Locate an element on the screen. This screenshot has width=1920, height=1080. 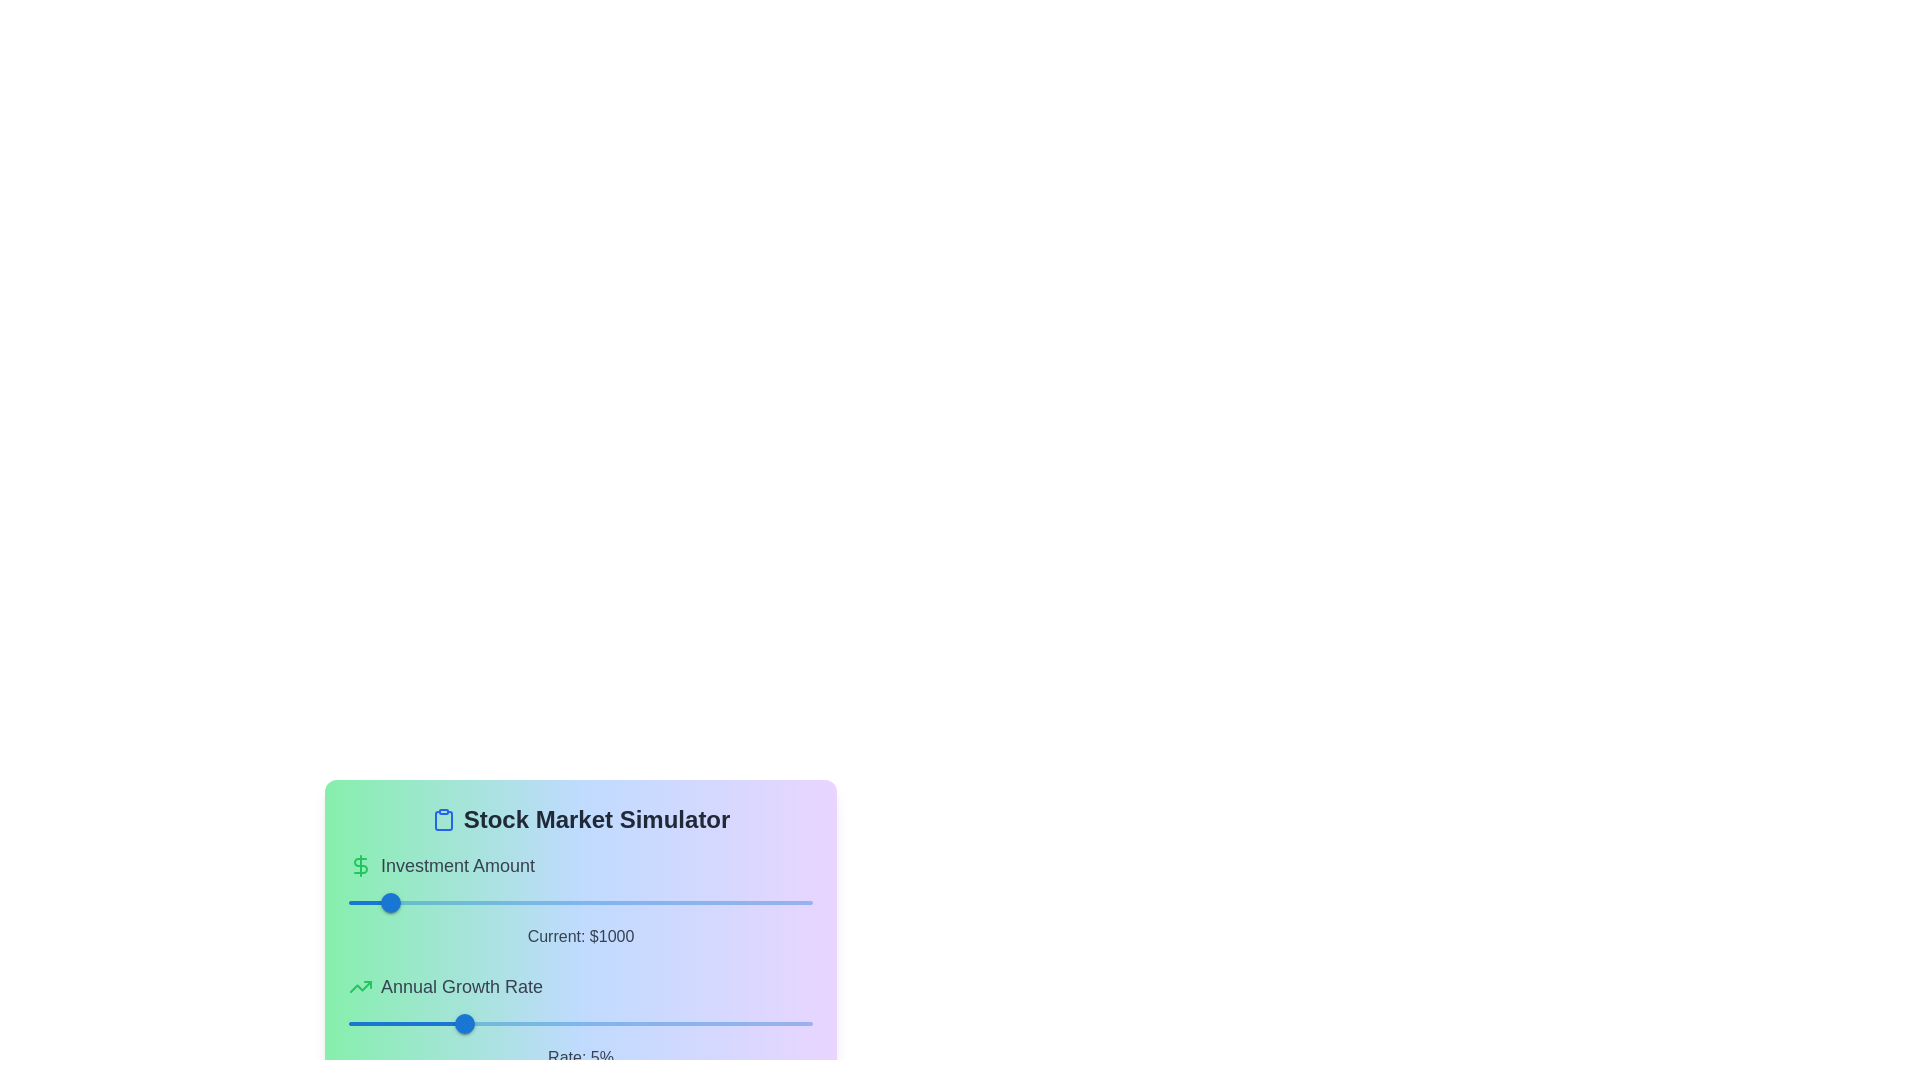
the slider value is located at coordinates (461, 1023).